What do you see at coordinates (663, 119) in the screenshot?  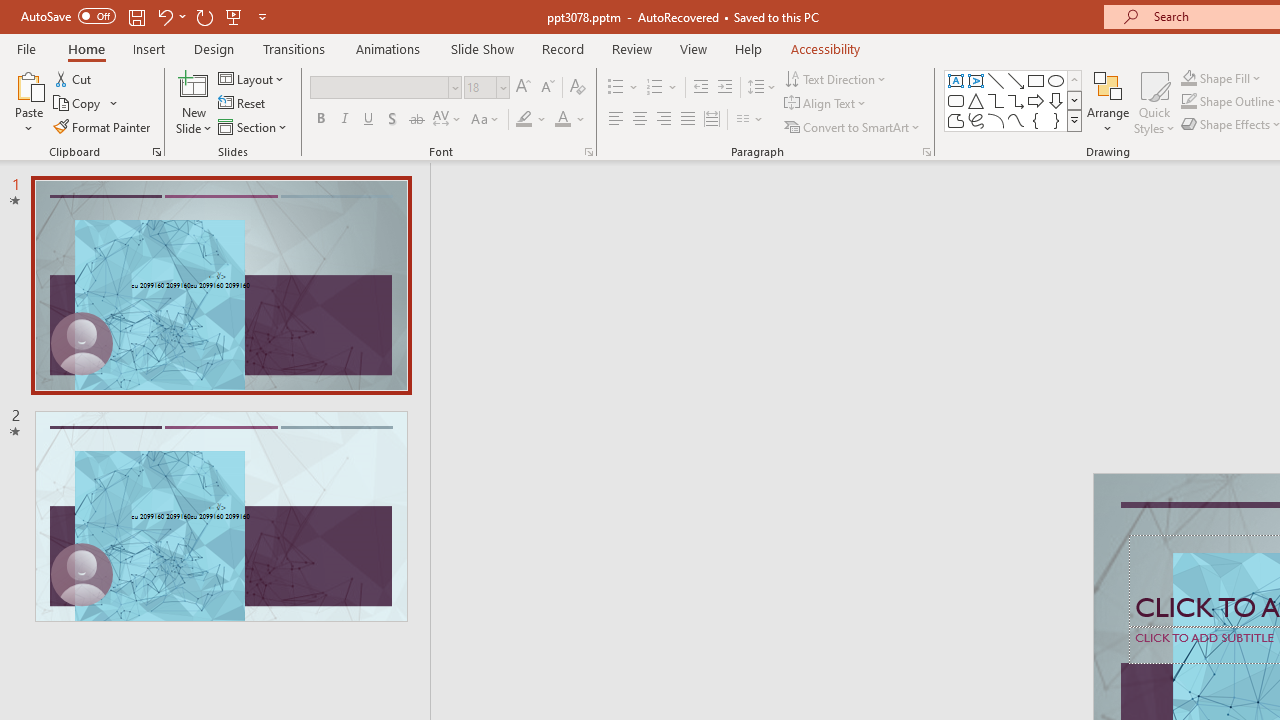 I see `'Align Right'` at bounding box center [663, 119].